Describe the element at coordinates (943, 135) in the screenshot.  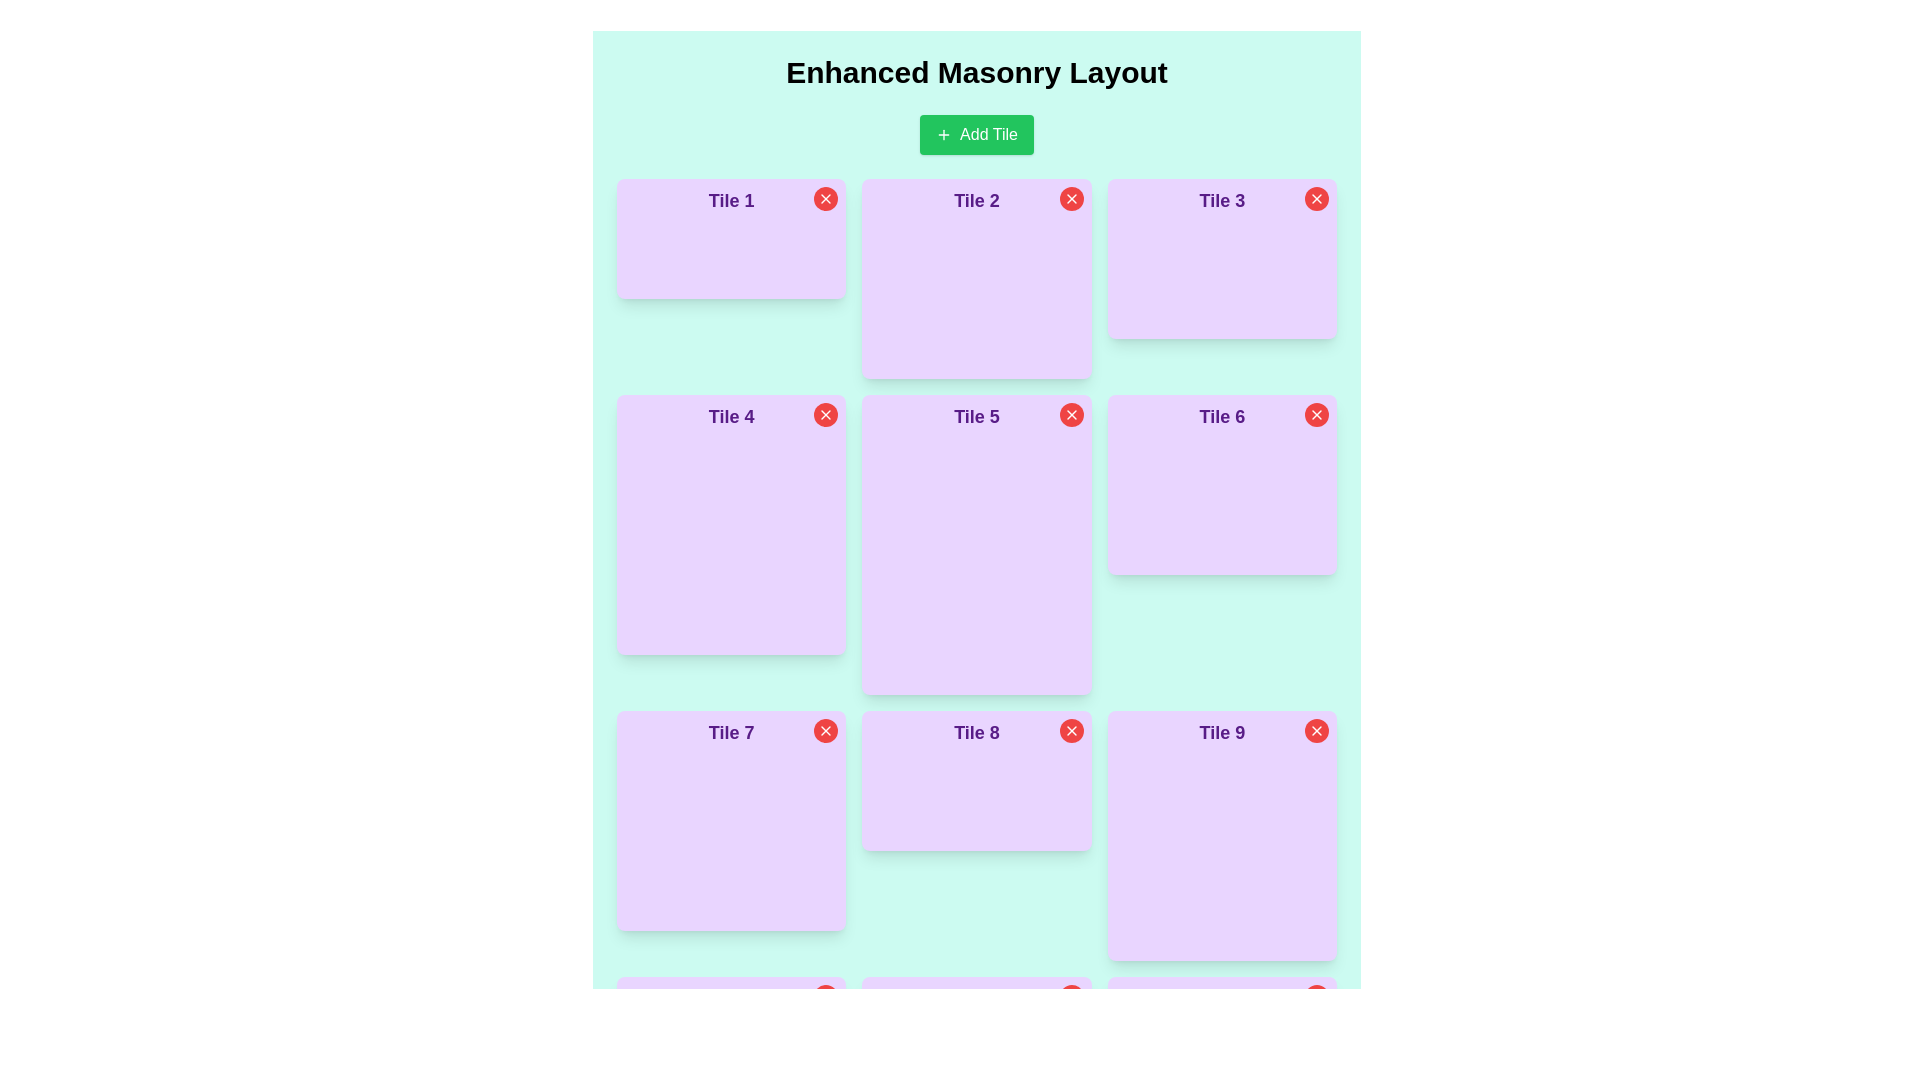
I see `the icon` at that location.